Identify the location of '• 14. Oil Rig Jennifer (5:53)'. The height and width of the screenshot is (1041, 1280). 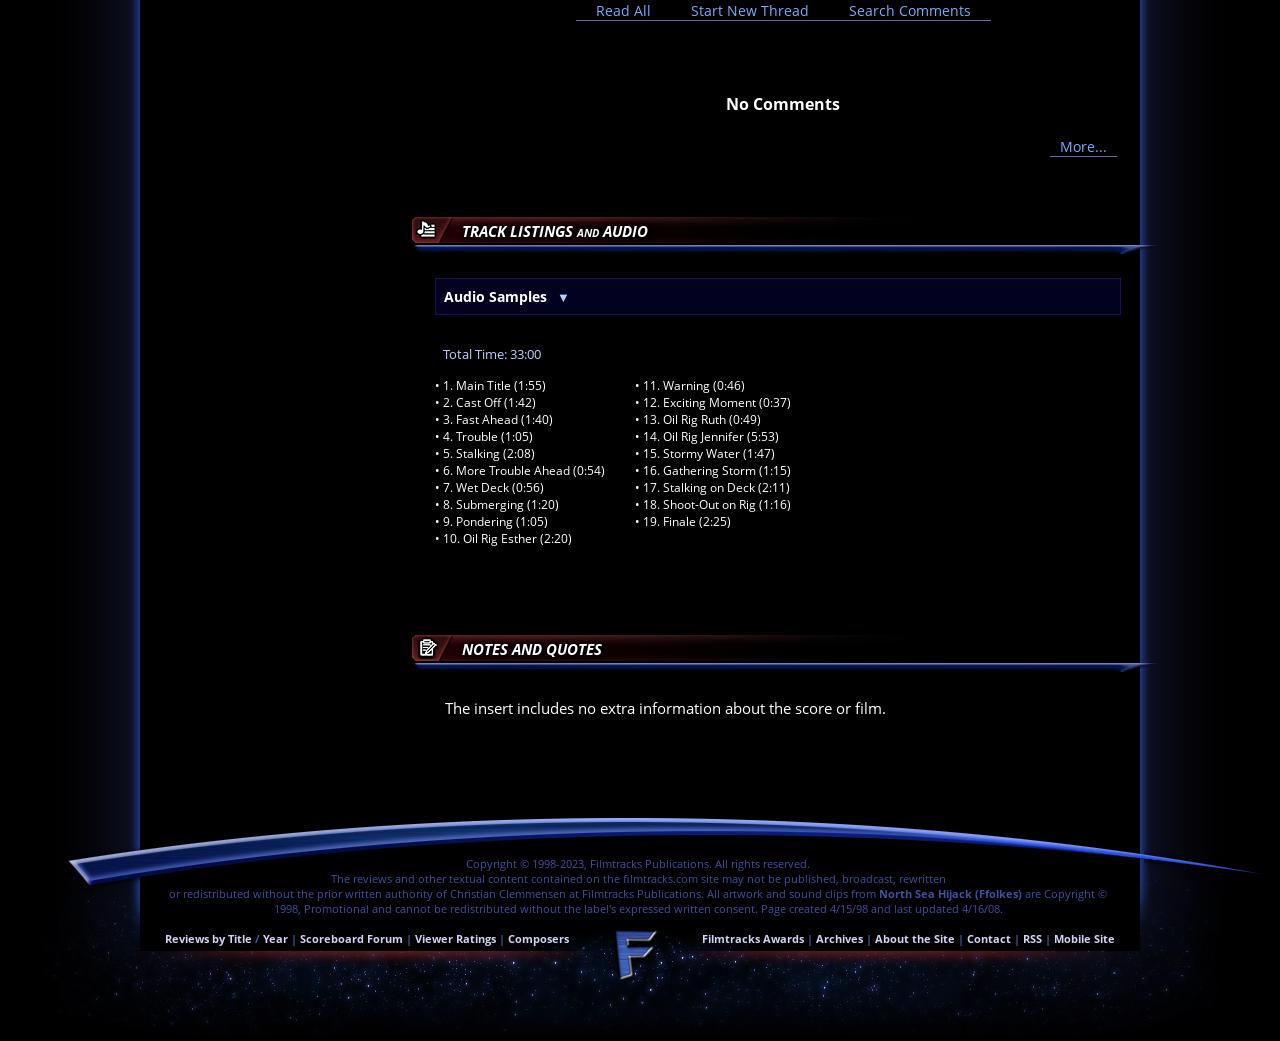
(706, 435).